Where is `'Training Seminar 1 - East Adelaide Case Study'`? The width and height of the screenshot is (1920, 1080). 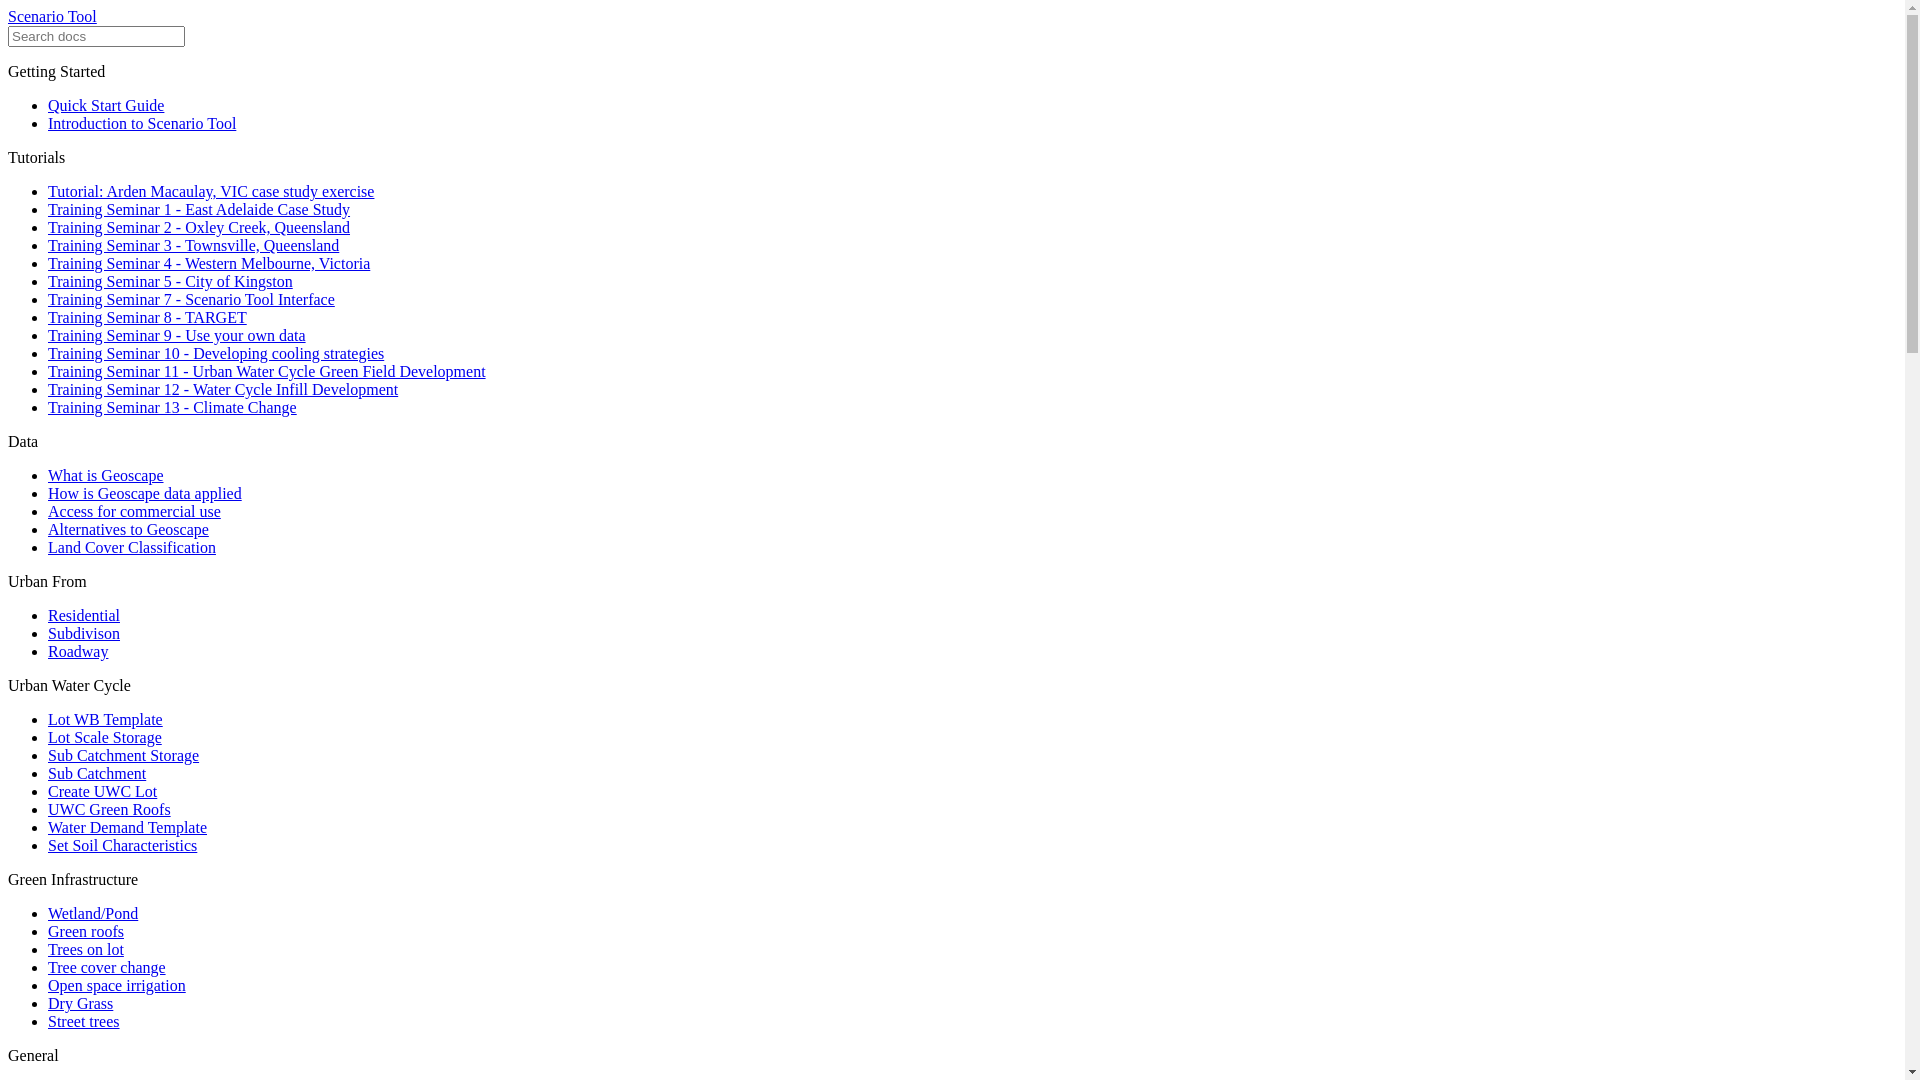 'Training Seminar 1 - East Adelaide Case Study' is located at coordinates (198, 209).